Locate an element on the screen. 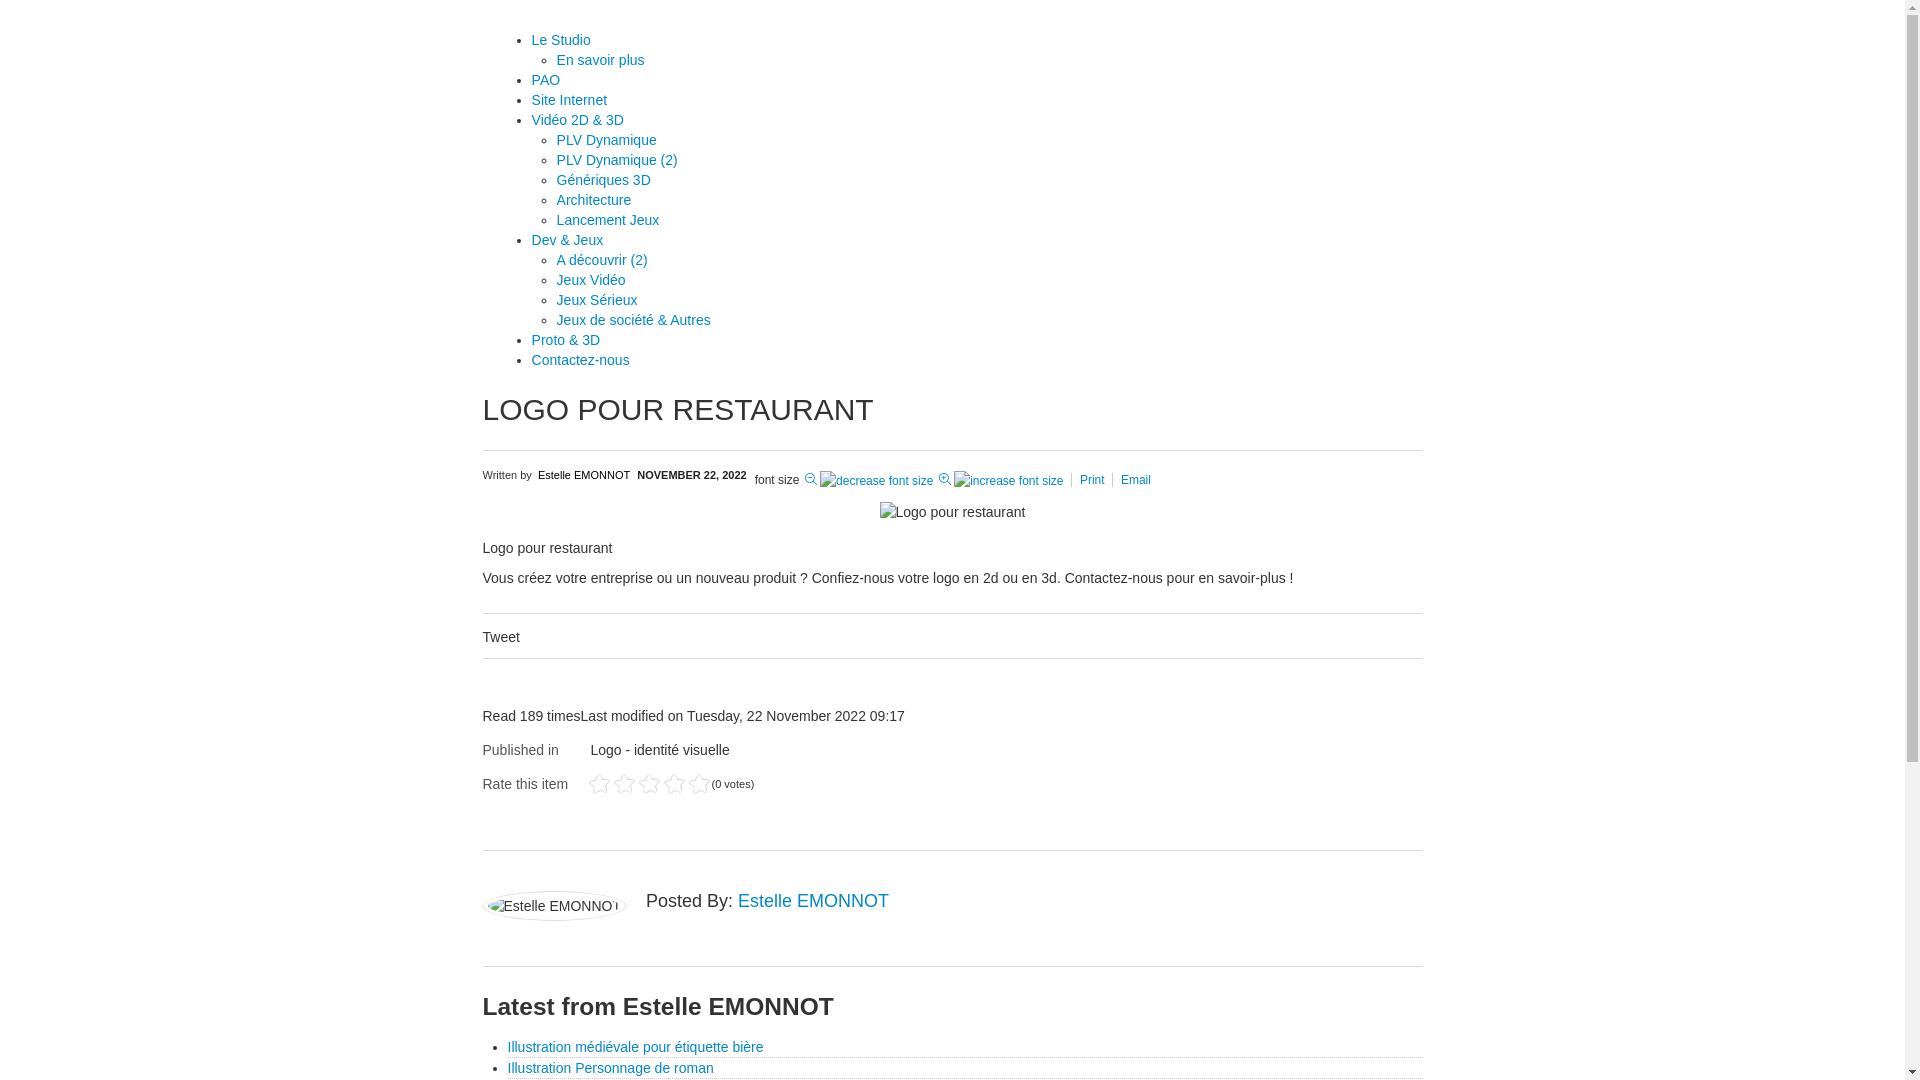  'Estelle EMONNOT' is located at coordinates (583, 474).